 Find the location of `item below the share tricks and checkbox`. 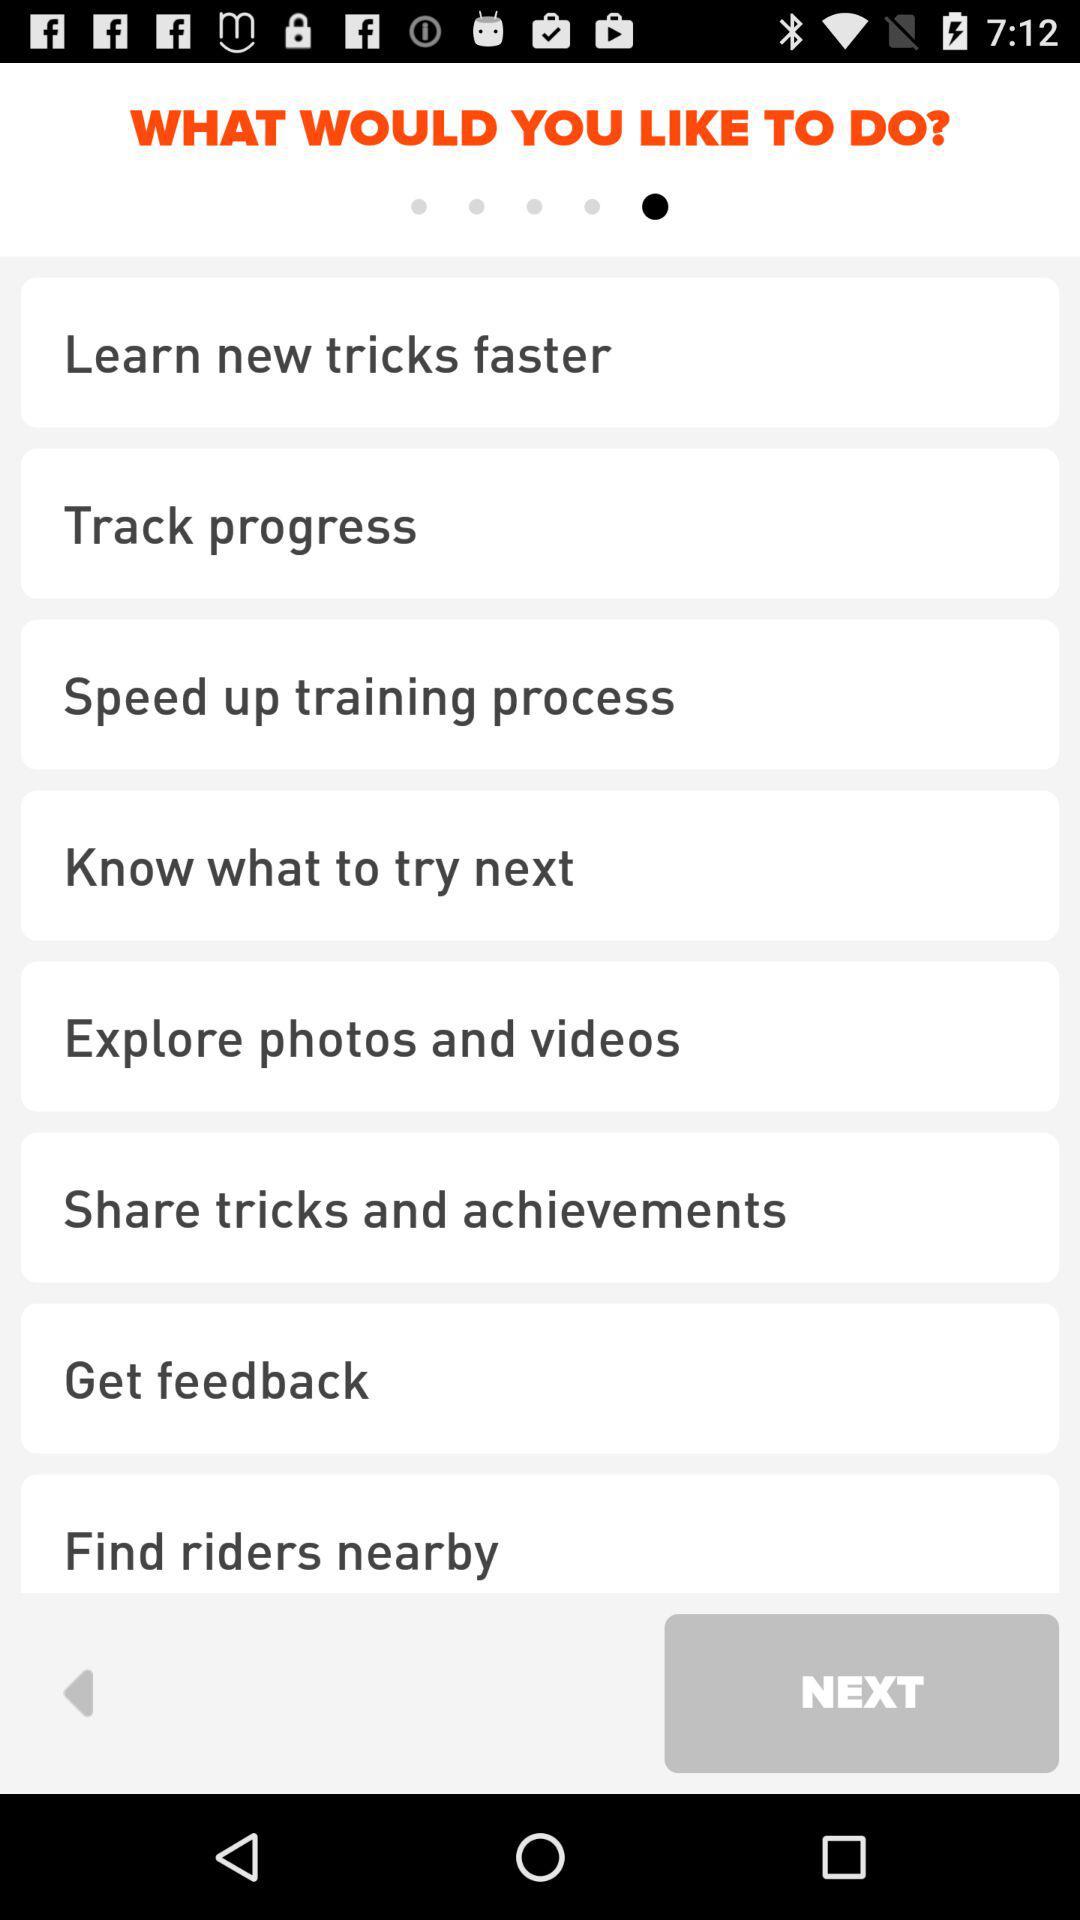

item below the share tricks and checkbox is located at coordinates (540, 1377).